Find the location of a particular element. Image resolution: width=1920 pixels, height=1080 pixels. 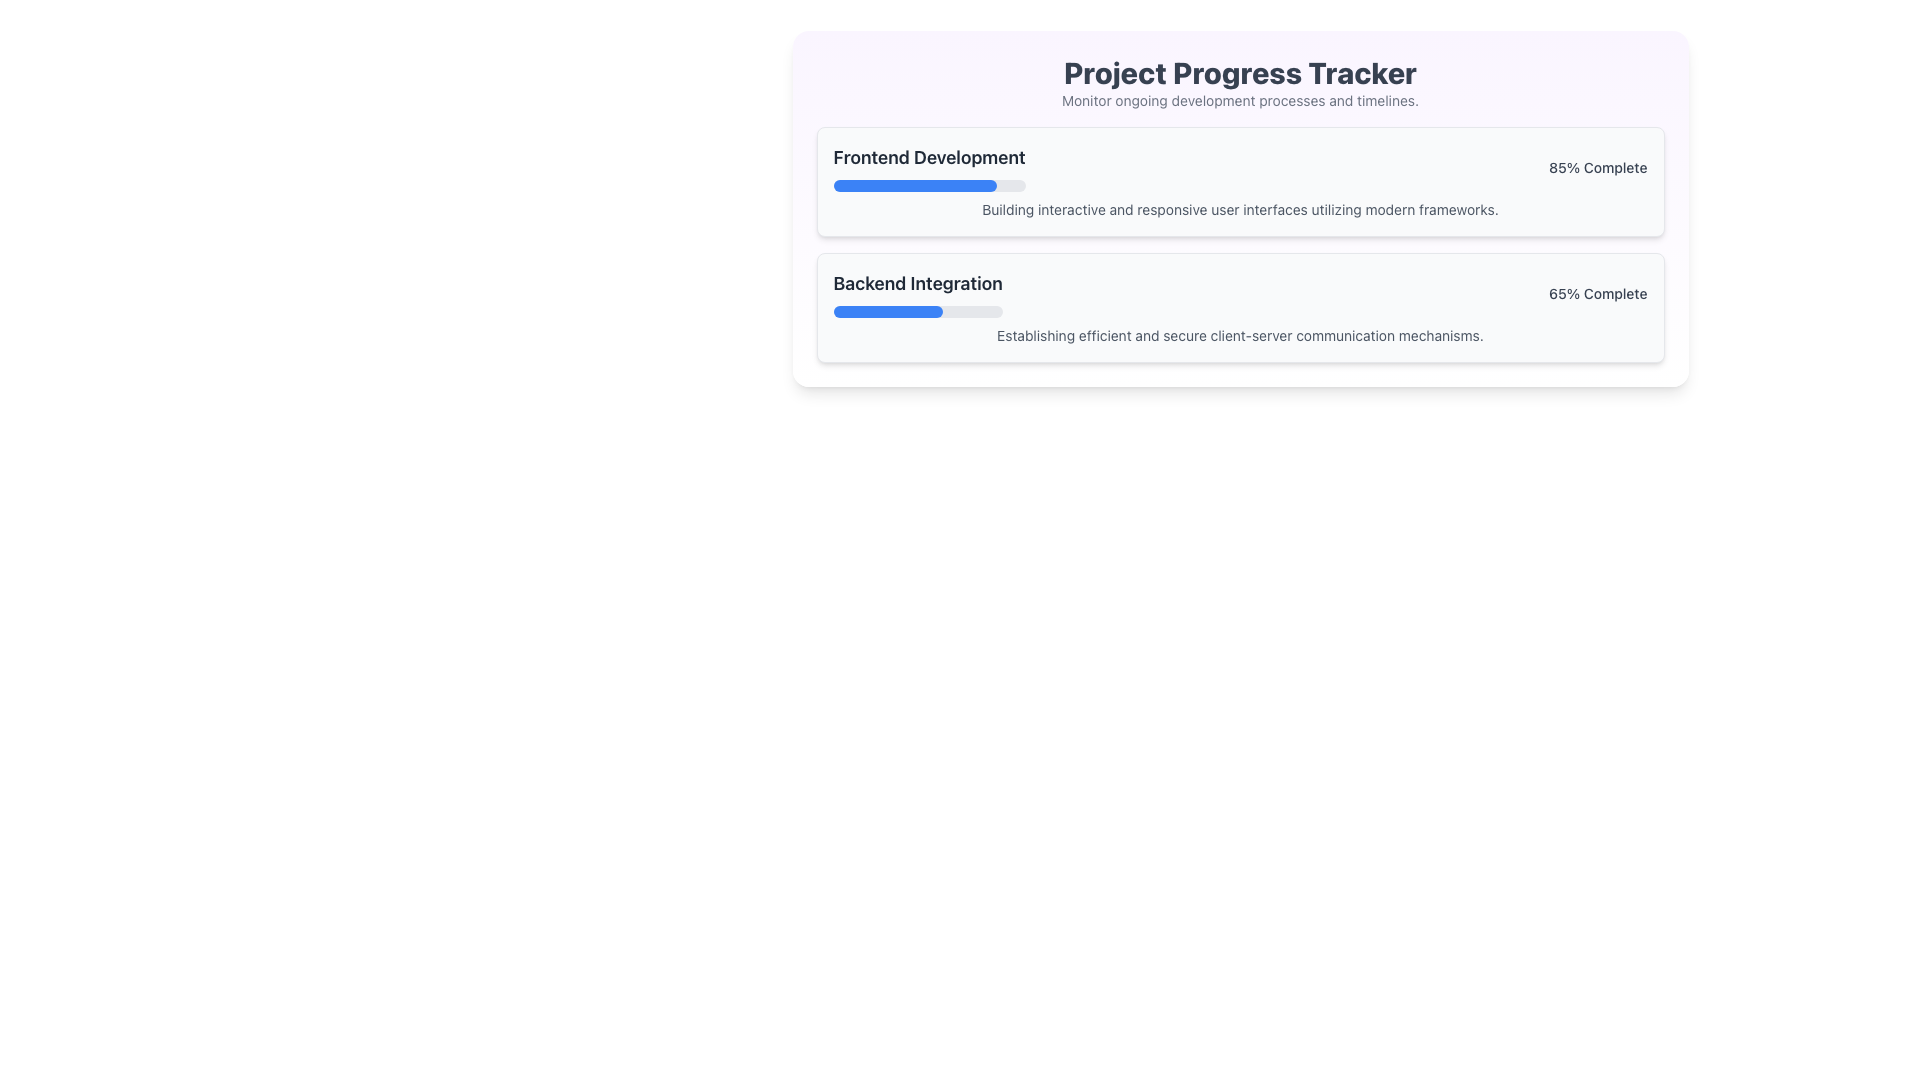

the horizontal progress bar with a grey background and blue-filled portion indicating progression, located below the 'Frontend Development' heading is located at coordinates (928, 185).